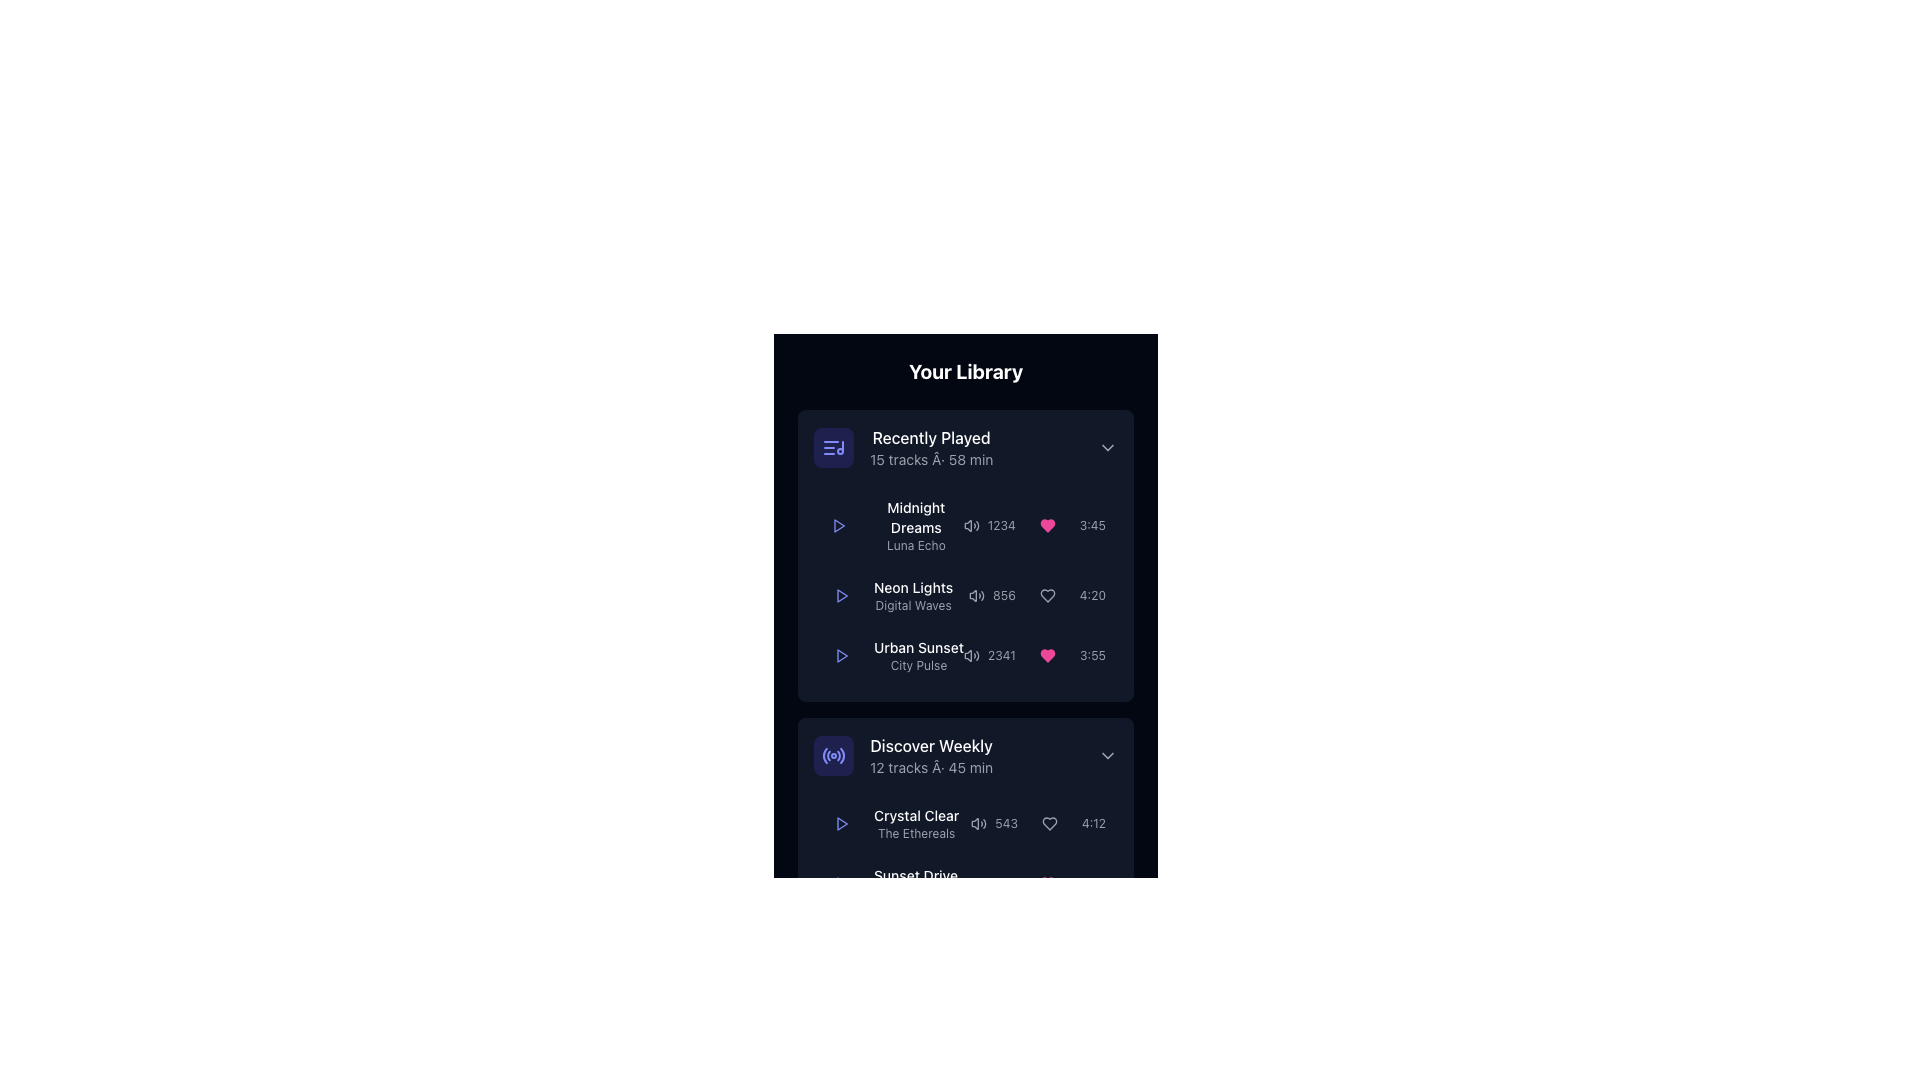  What do you see at coordinates (841, 824) in the screenshot?
I see `the playback icon button located to the left of the 'Crystal Clear' song title in the 'Discover Weekly' section` at bounding box center [841, 824].